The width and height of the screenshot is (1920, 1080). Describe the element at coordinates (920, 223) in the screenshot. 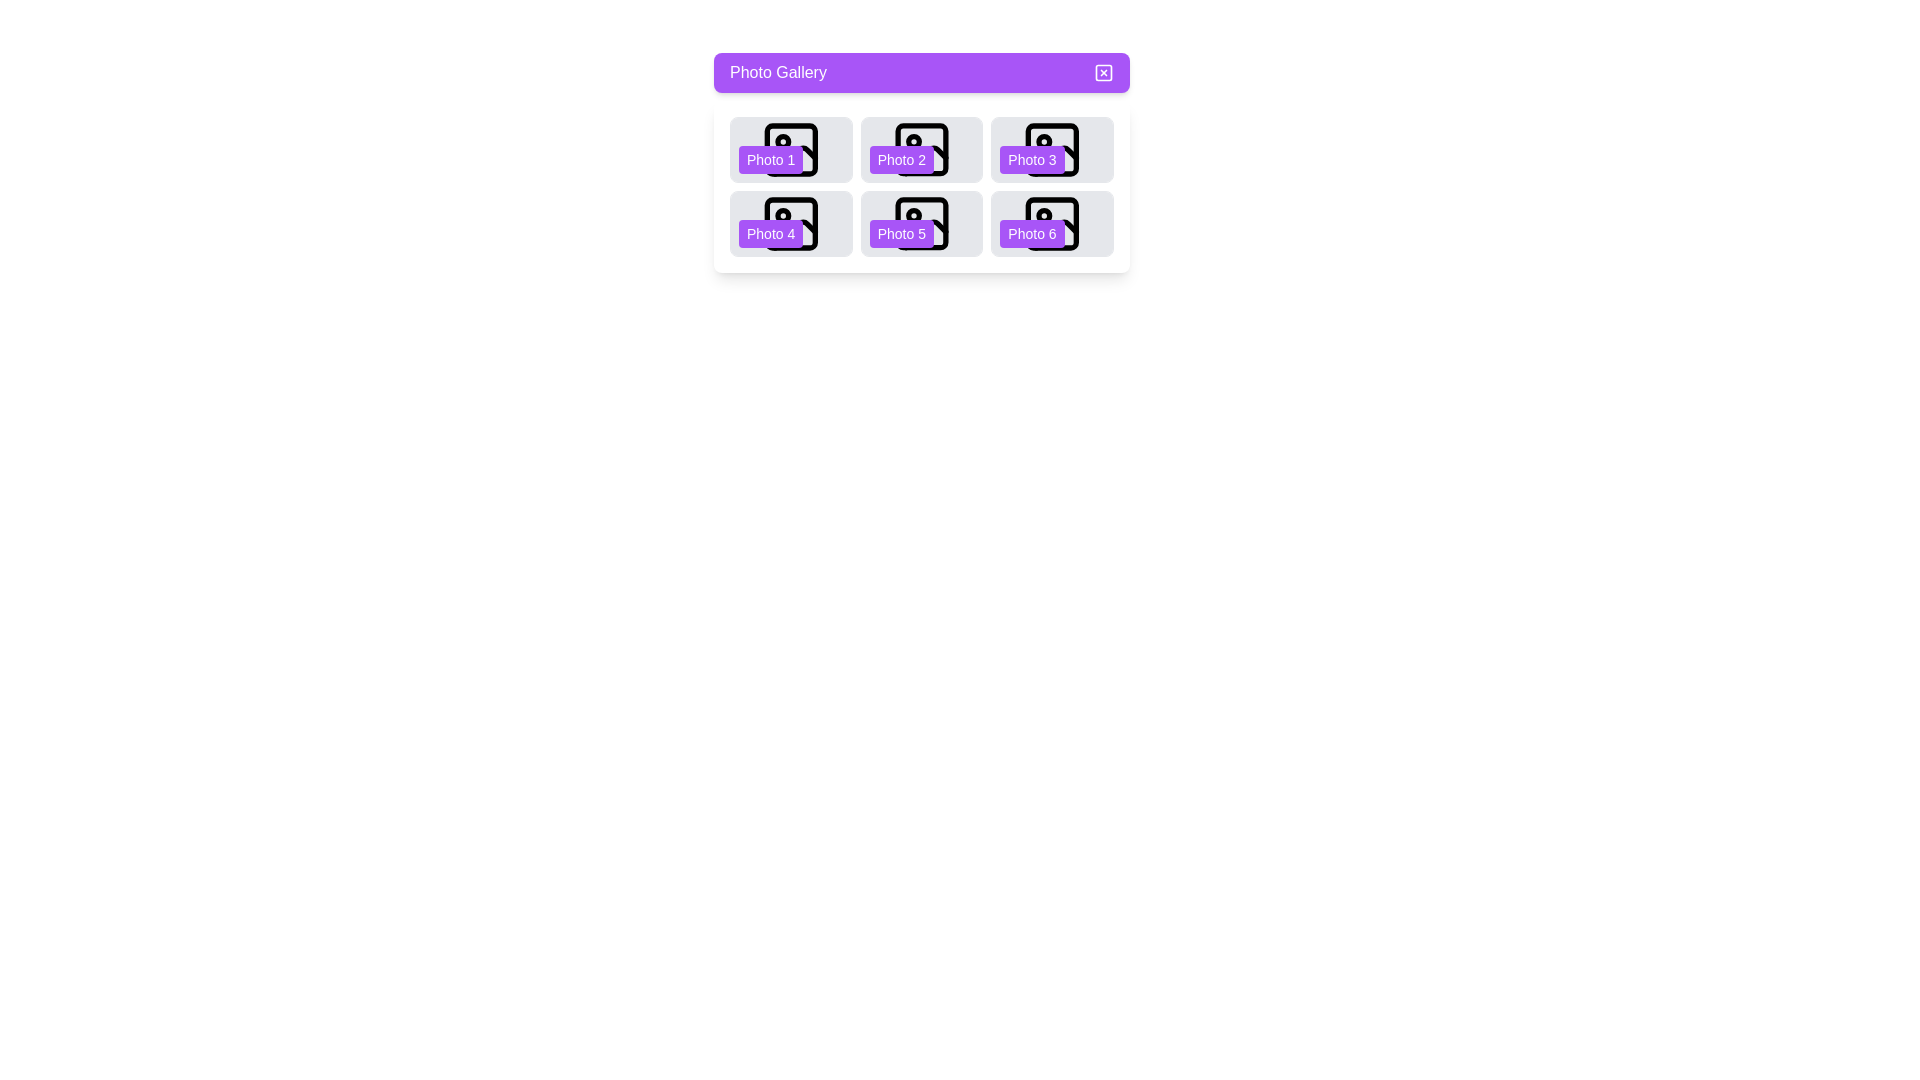

I see `the photo labeled with the number 5` at that location.